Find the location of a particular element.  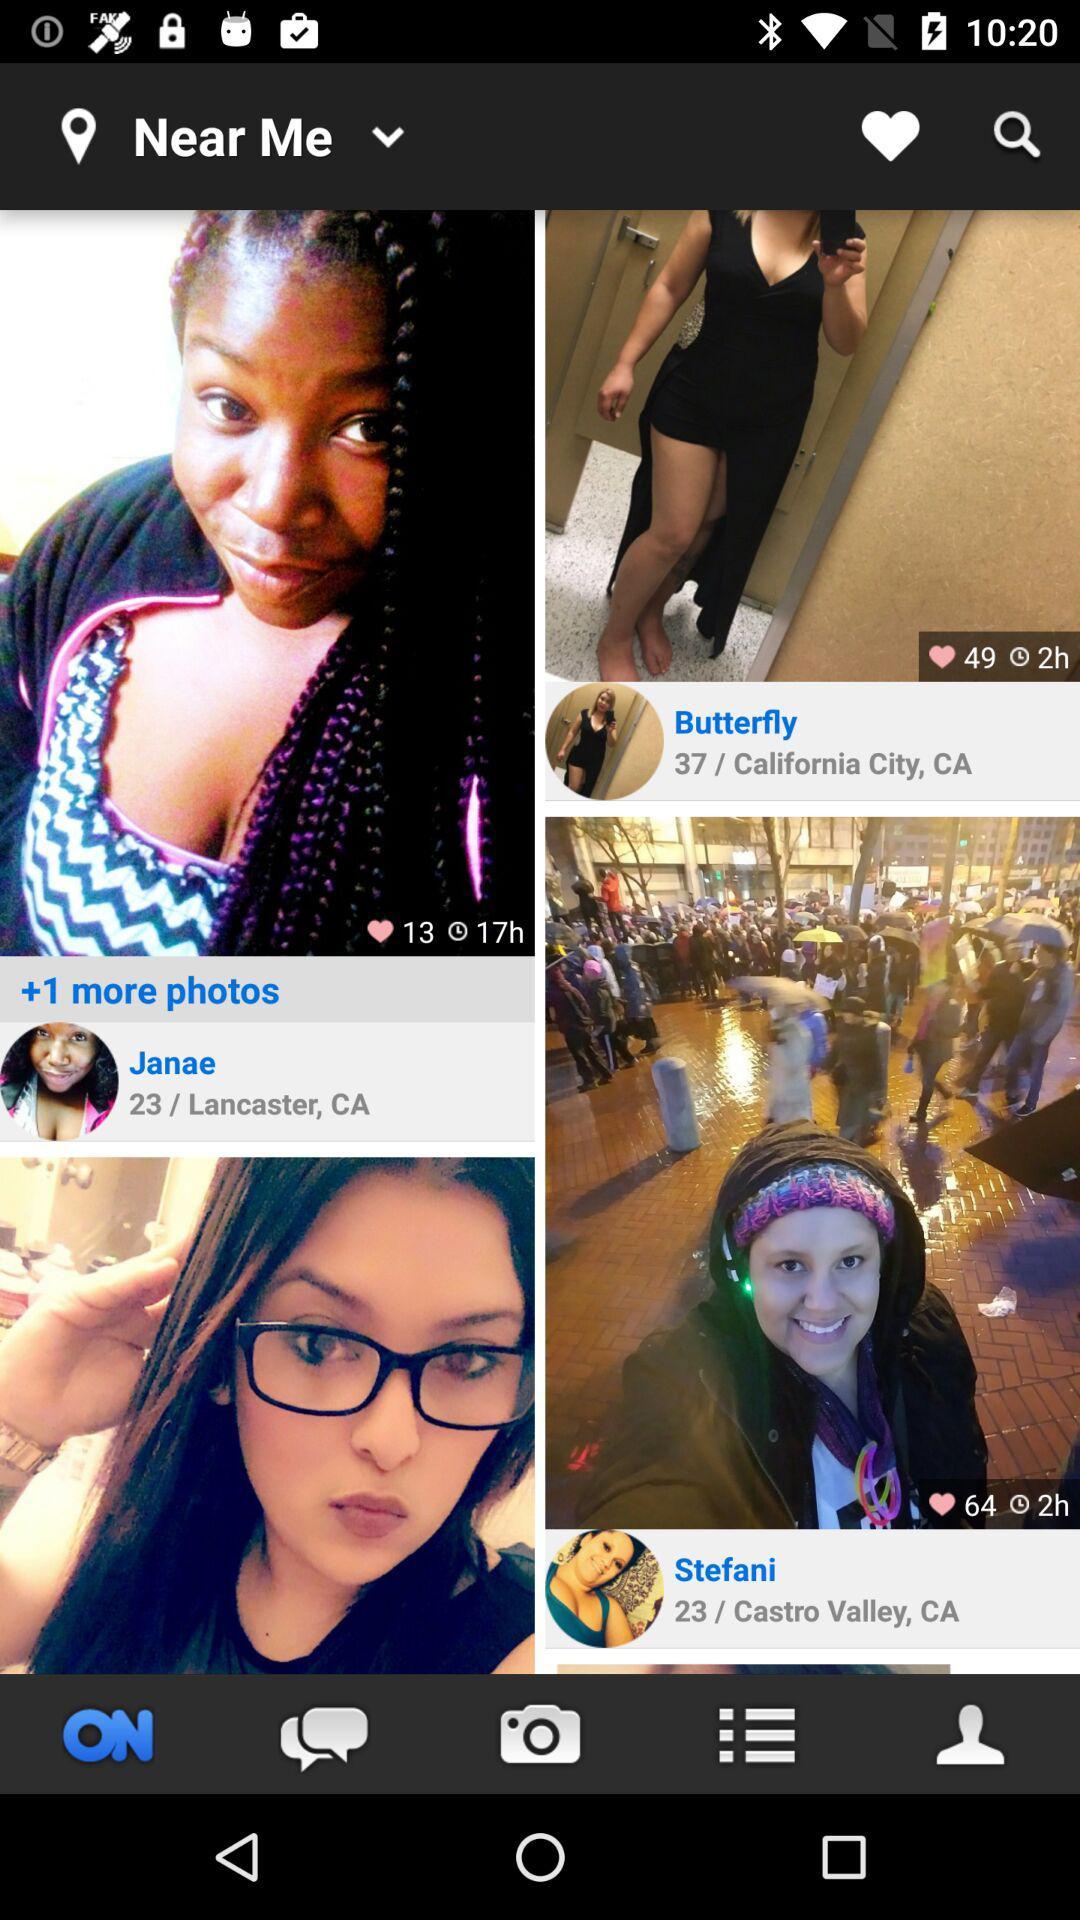

personal settings is located at coordinates (971, 1733).